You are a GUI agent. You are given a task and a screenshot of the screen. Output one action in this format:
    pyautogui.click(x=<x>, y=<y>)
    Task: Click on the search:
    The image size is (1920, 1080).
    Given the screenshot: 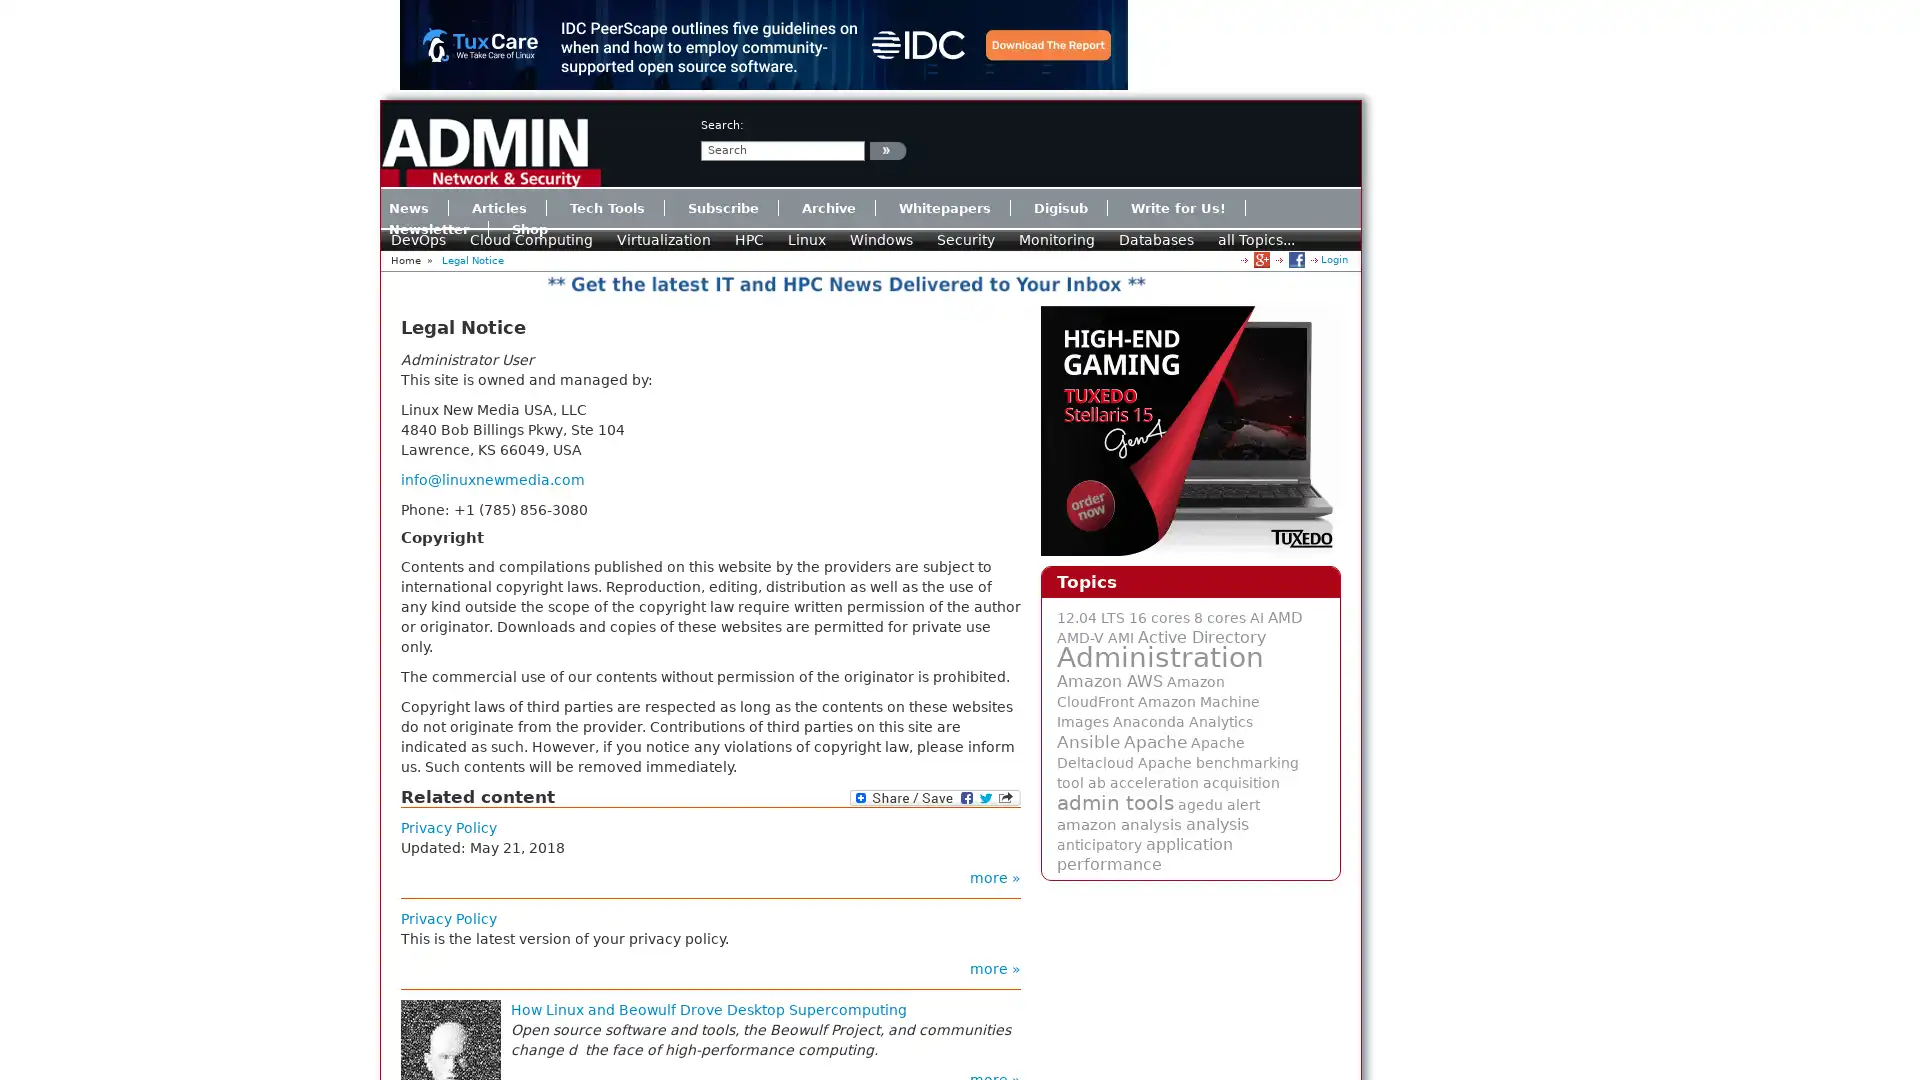 What is the action you would take?
    pyautogui.click(x=887, y=149)
    